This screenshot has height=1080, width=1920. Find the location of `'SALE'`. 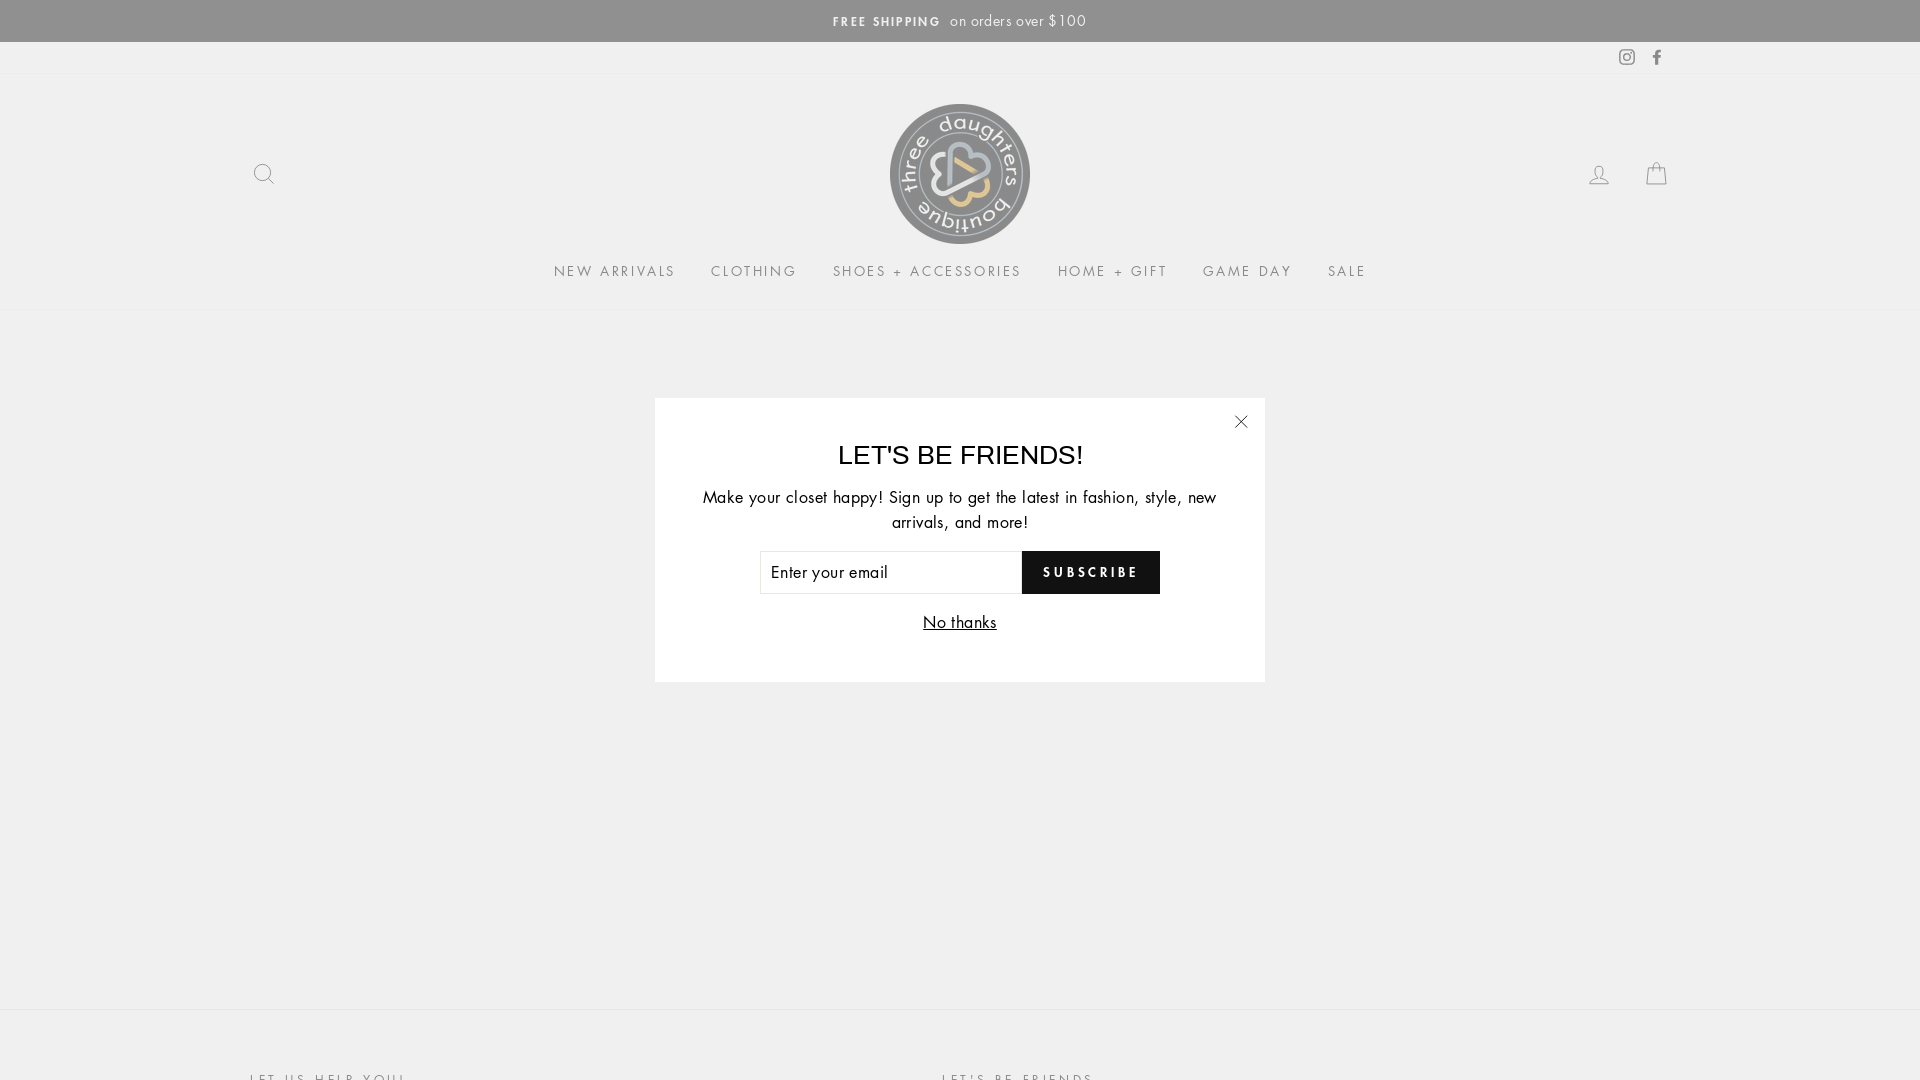

'SALE' is located at coordinates (1313, 272).